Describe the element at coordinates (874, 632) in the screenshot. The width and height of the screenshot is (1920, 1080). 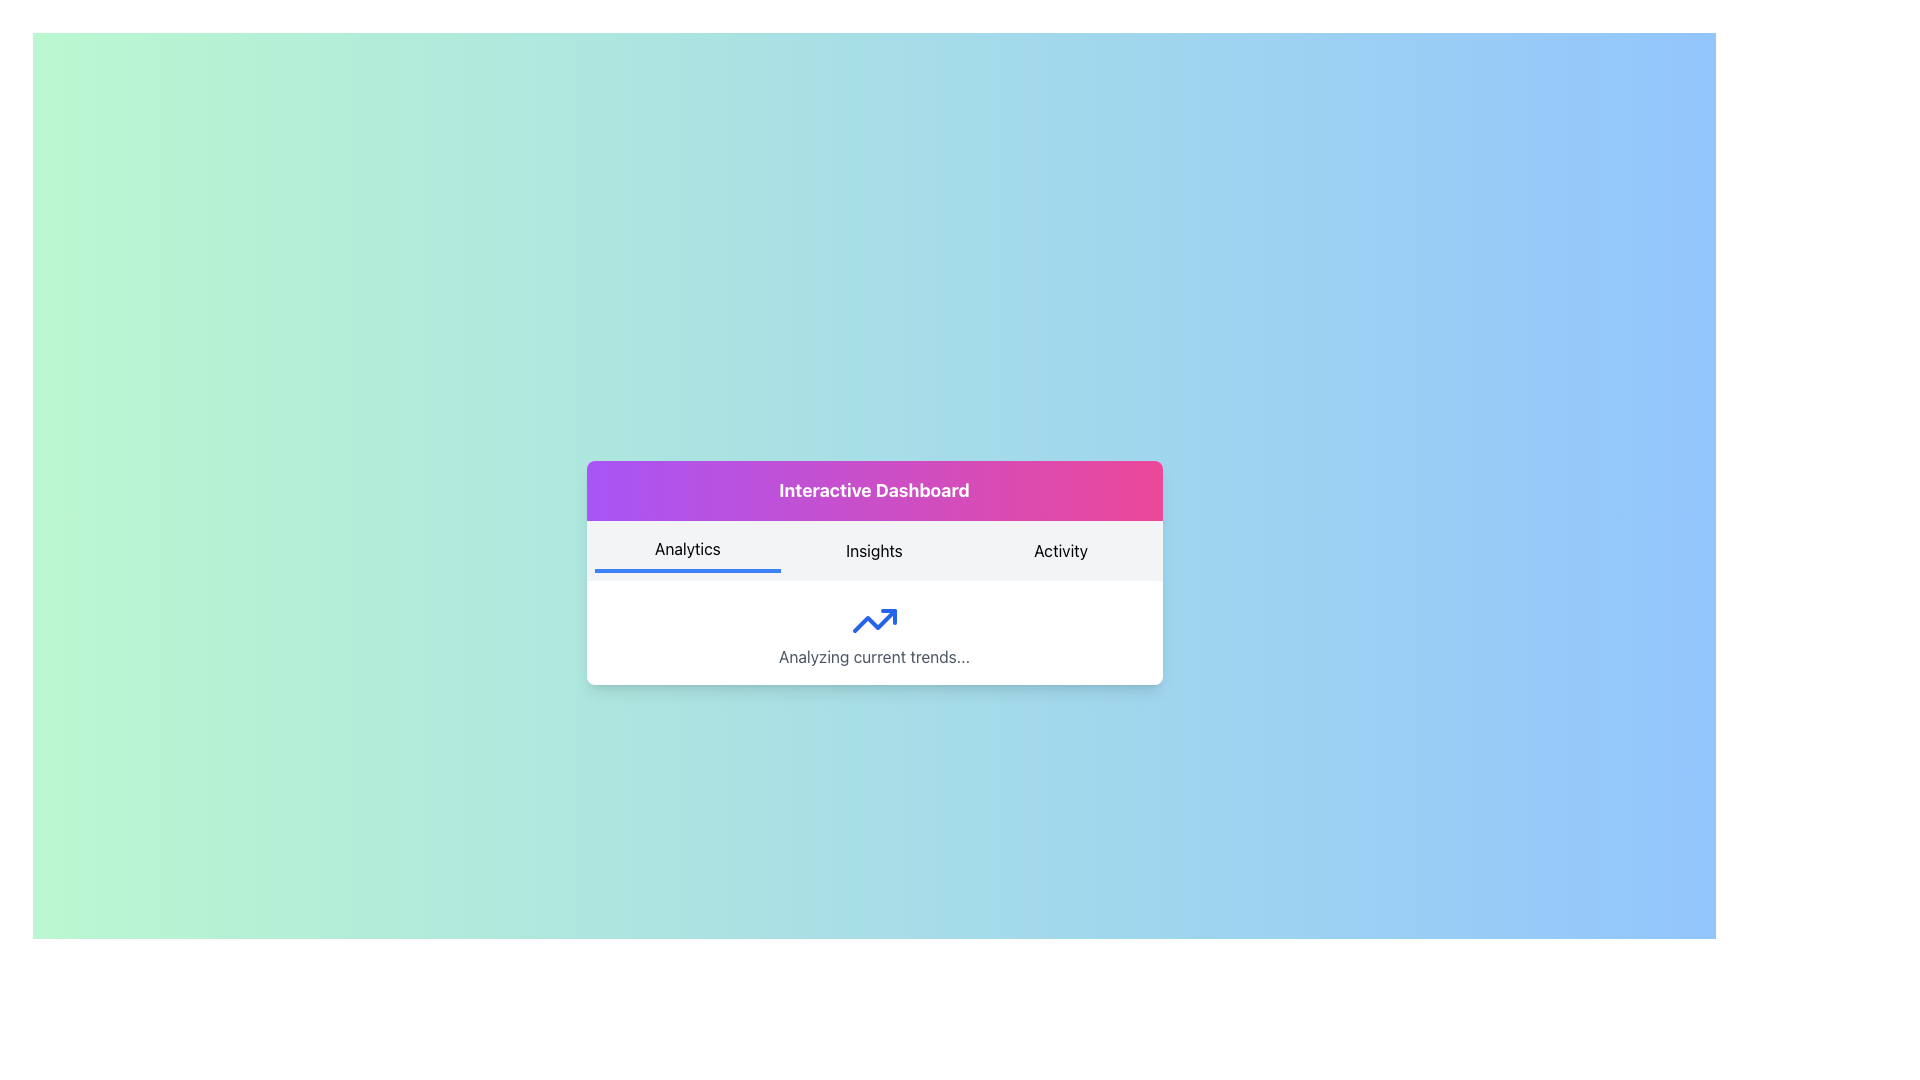
I see `the decorative and informational text with an icon located centrally beneath the navigation tabs of 'Analytics', 'Insights', and 'Activity' in the 'Interactive Dashboard'` at that location.